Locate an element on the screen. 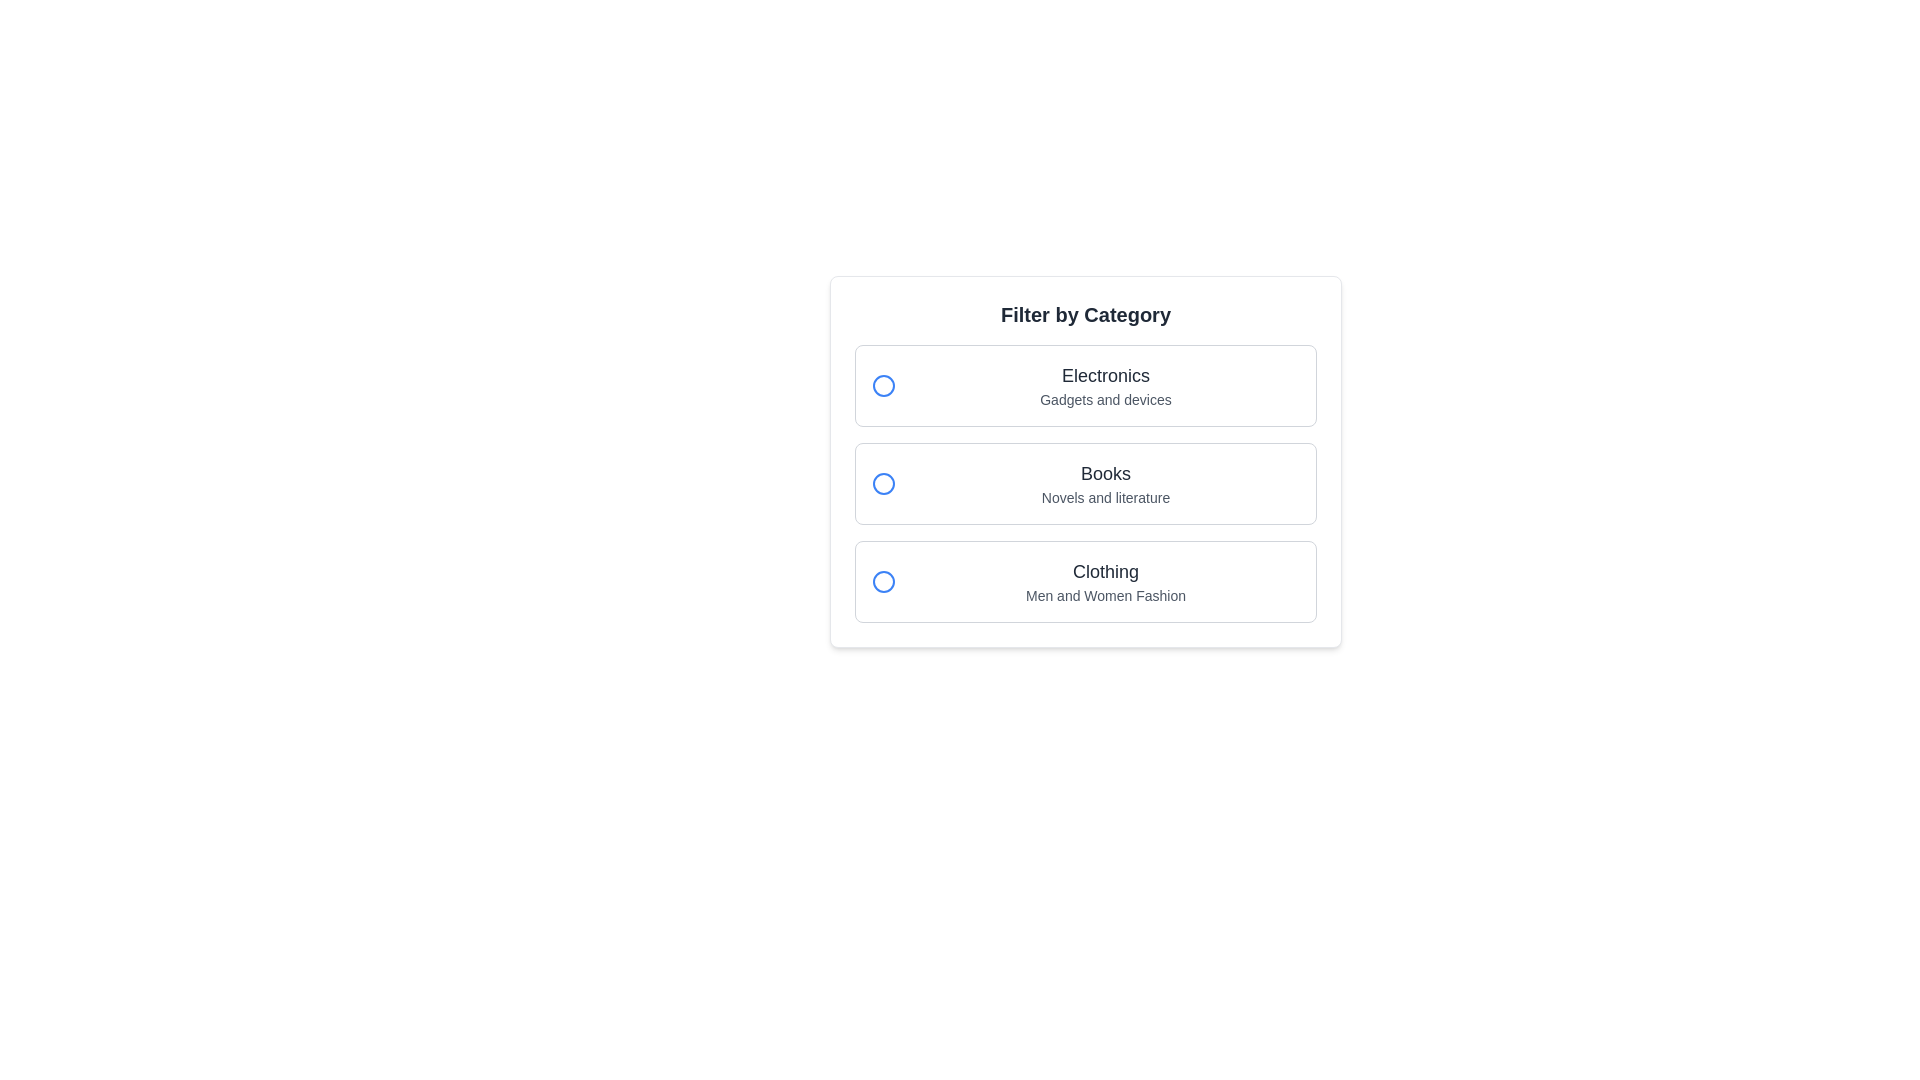  text element labeled 'Clothing', which serves as the main identifier for a selectable category in the filter interface is located at coordinates (1104, 571).